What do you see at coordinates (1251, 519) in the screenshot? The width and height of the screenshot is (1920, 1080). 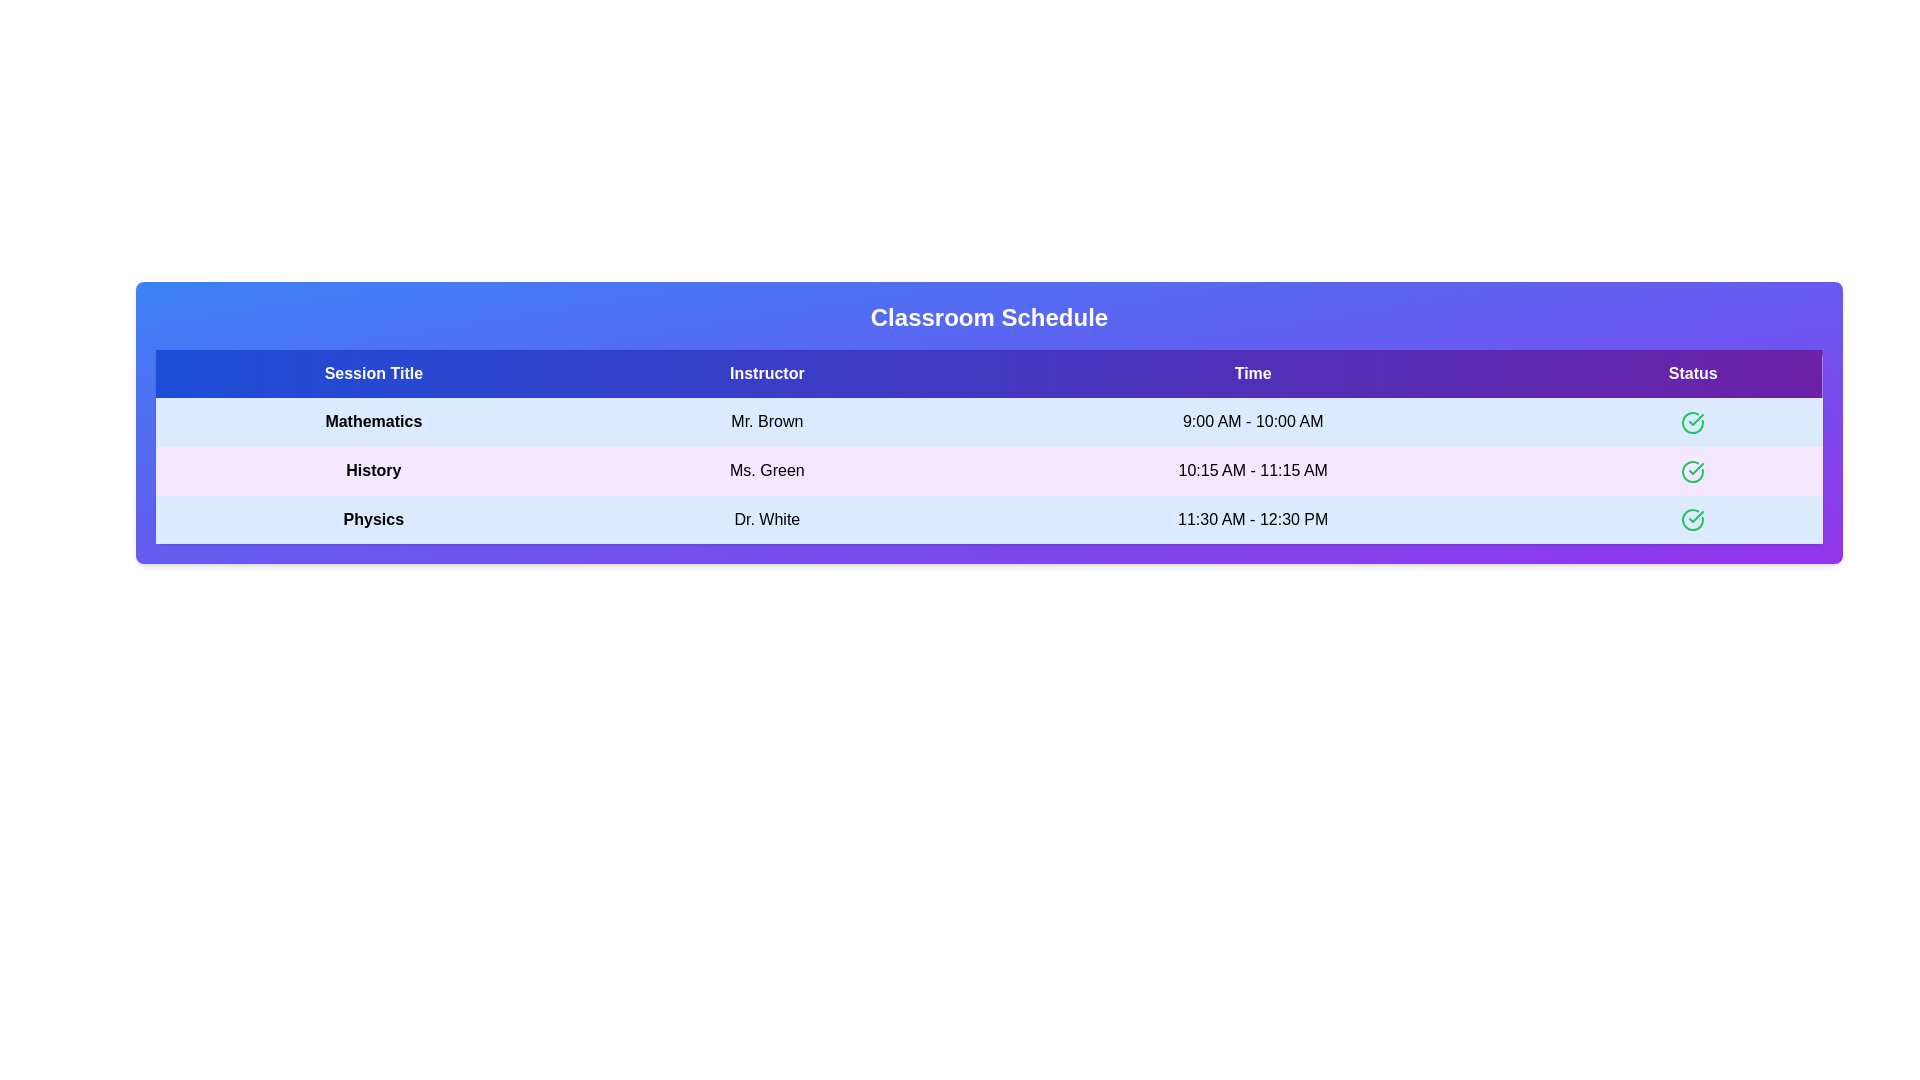 I see `the text element 11:30 AM - 12:30 PM to select or copy its content` at bounding box center [1251, 519].